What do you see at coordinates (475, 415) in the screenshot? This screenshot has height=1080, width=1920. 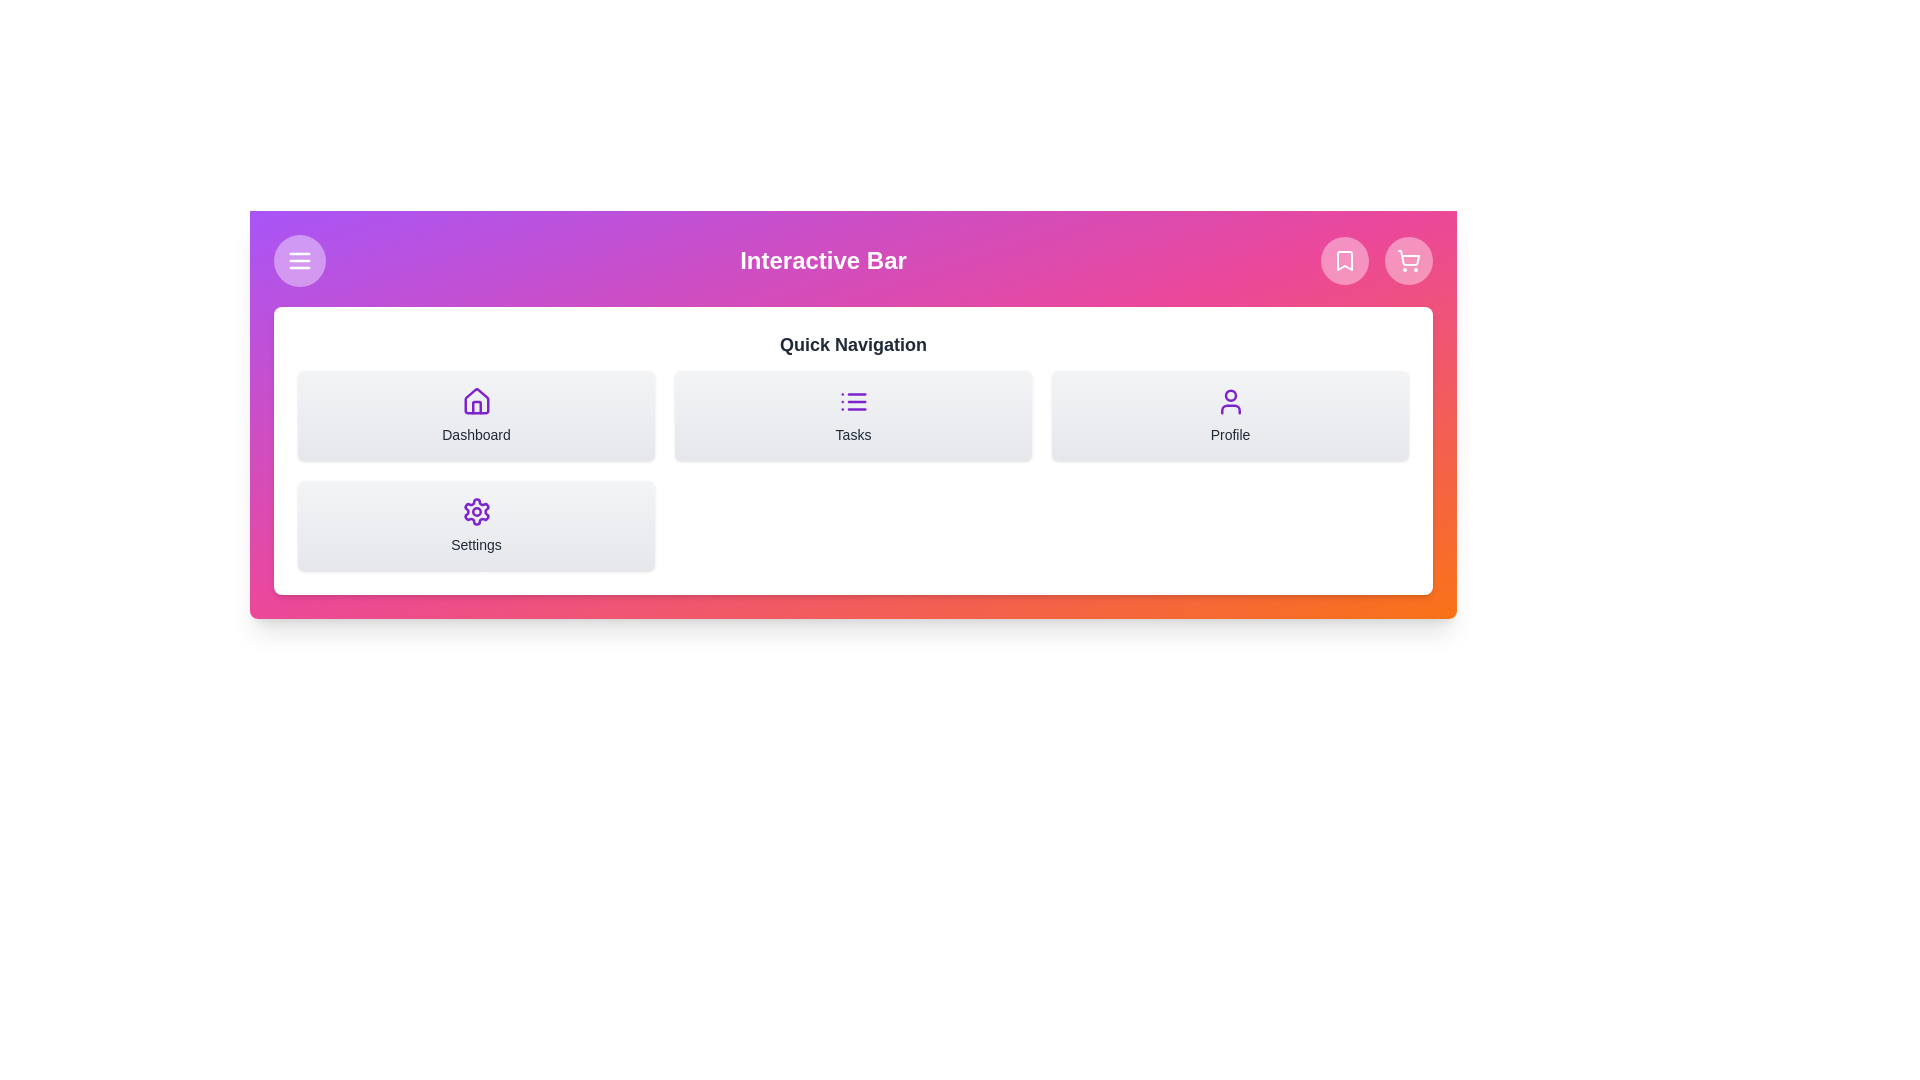 I see `the 'Dashboard' navigation button` at bounding box center [475, 415].